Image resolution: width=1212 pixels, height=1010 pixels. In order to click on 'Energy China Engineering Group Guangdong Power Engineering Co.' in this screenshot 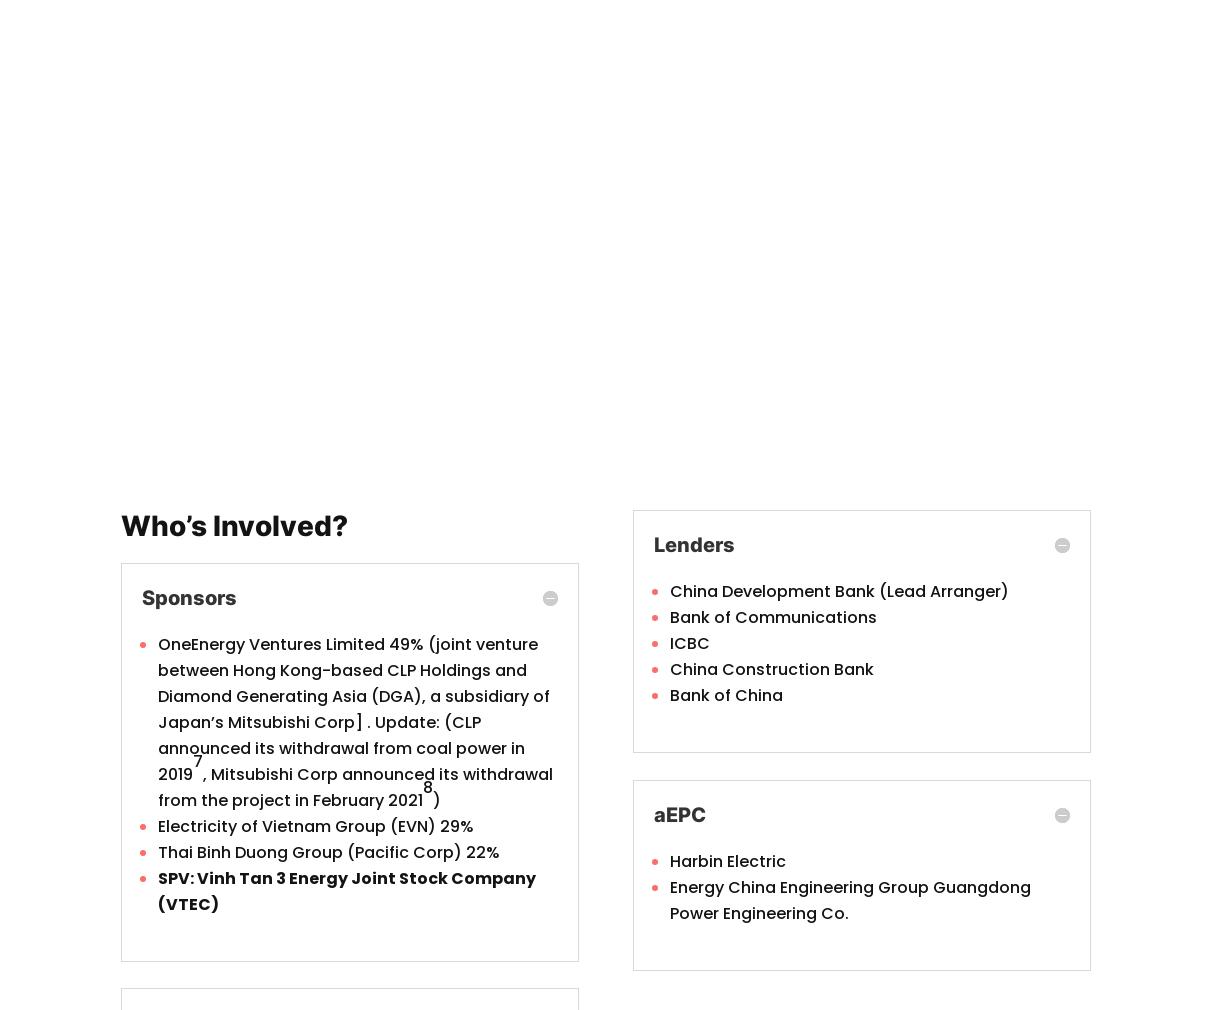, I will do `click(849, 899)`.